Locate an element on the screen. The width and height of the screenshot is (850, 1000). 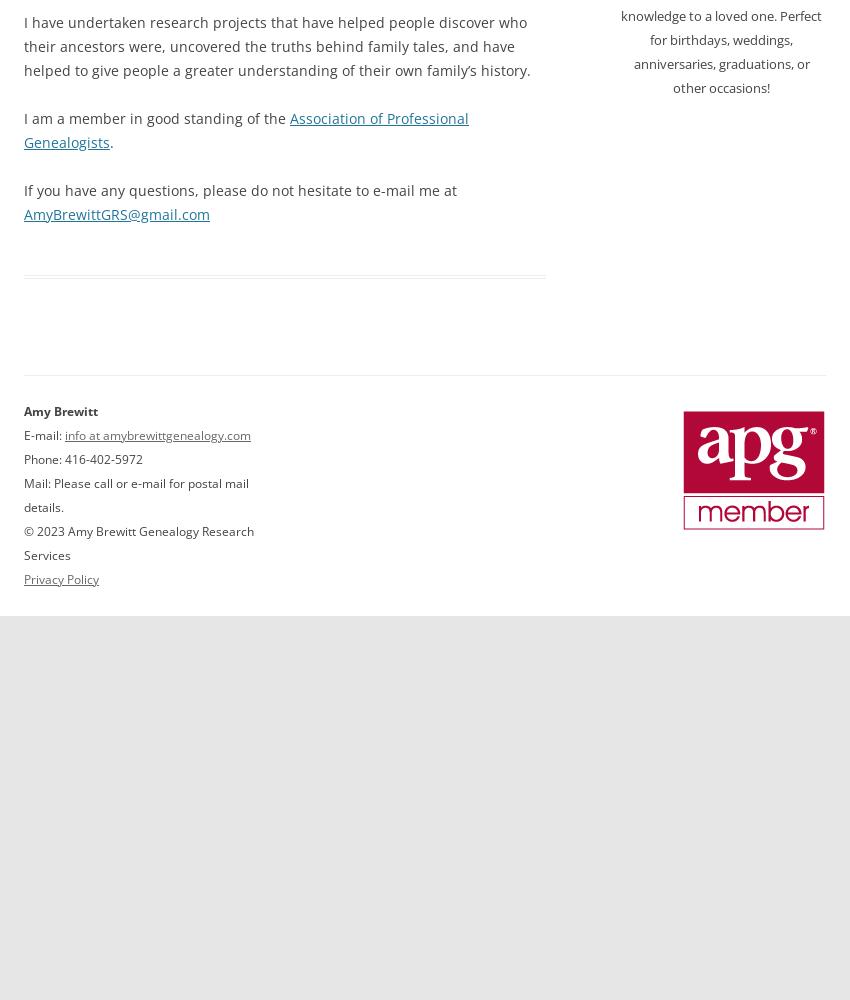
'Association of Professional Genealogists' is located at coordinates (246, 129).